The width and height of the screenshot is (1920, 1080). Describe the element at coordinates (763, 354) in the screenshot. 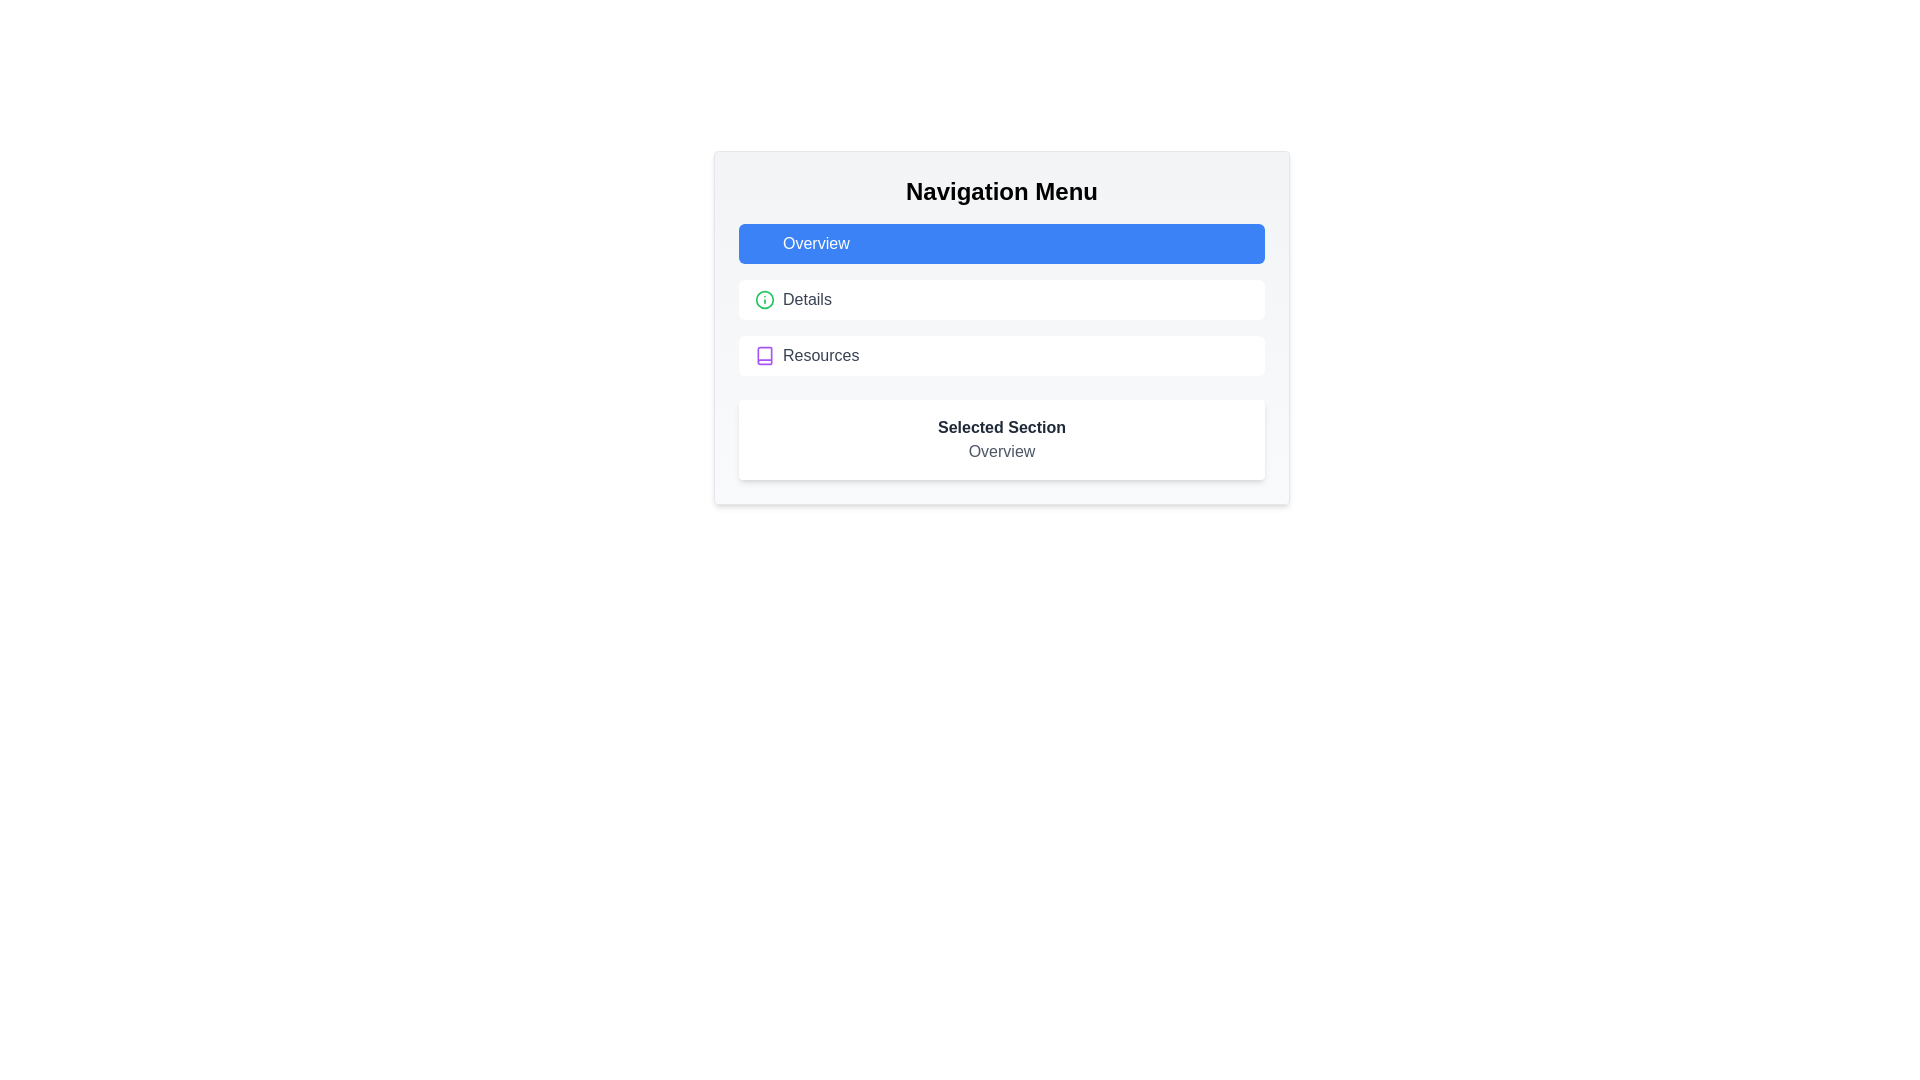

I see `the 'Resources' icon in the navigation menu, which is positioned to the left of its text label` at that location.